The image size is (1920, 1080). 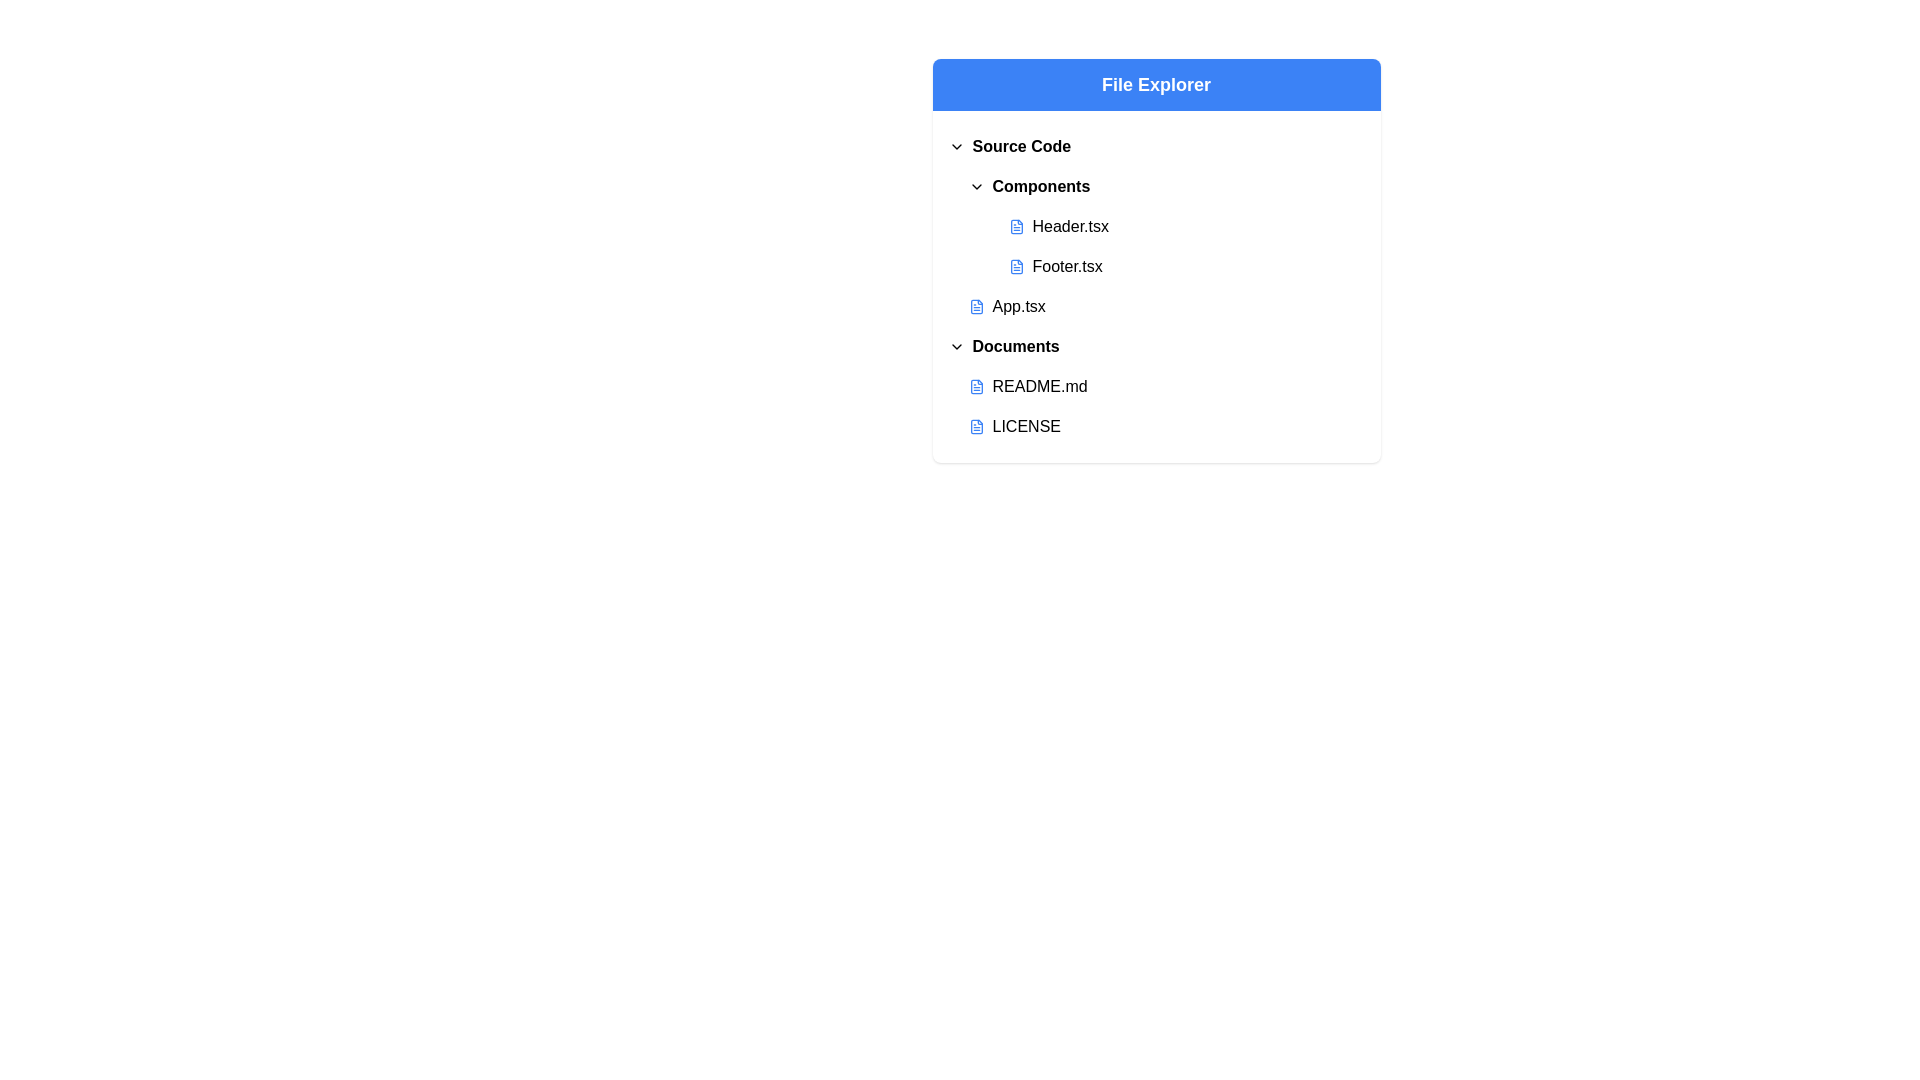 I want to click on the selectable file entry labeled 'README.md' within the 'Documents' section of the directory tree, so click(x=1156, y=386).